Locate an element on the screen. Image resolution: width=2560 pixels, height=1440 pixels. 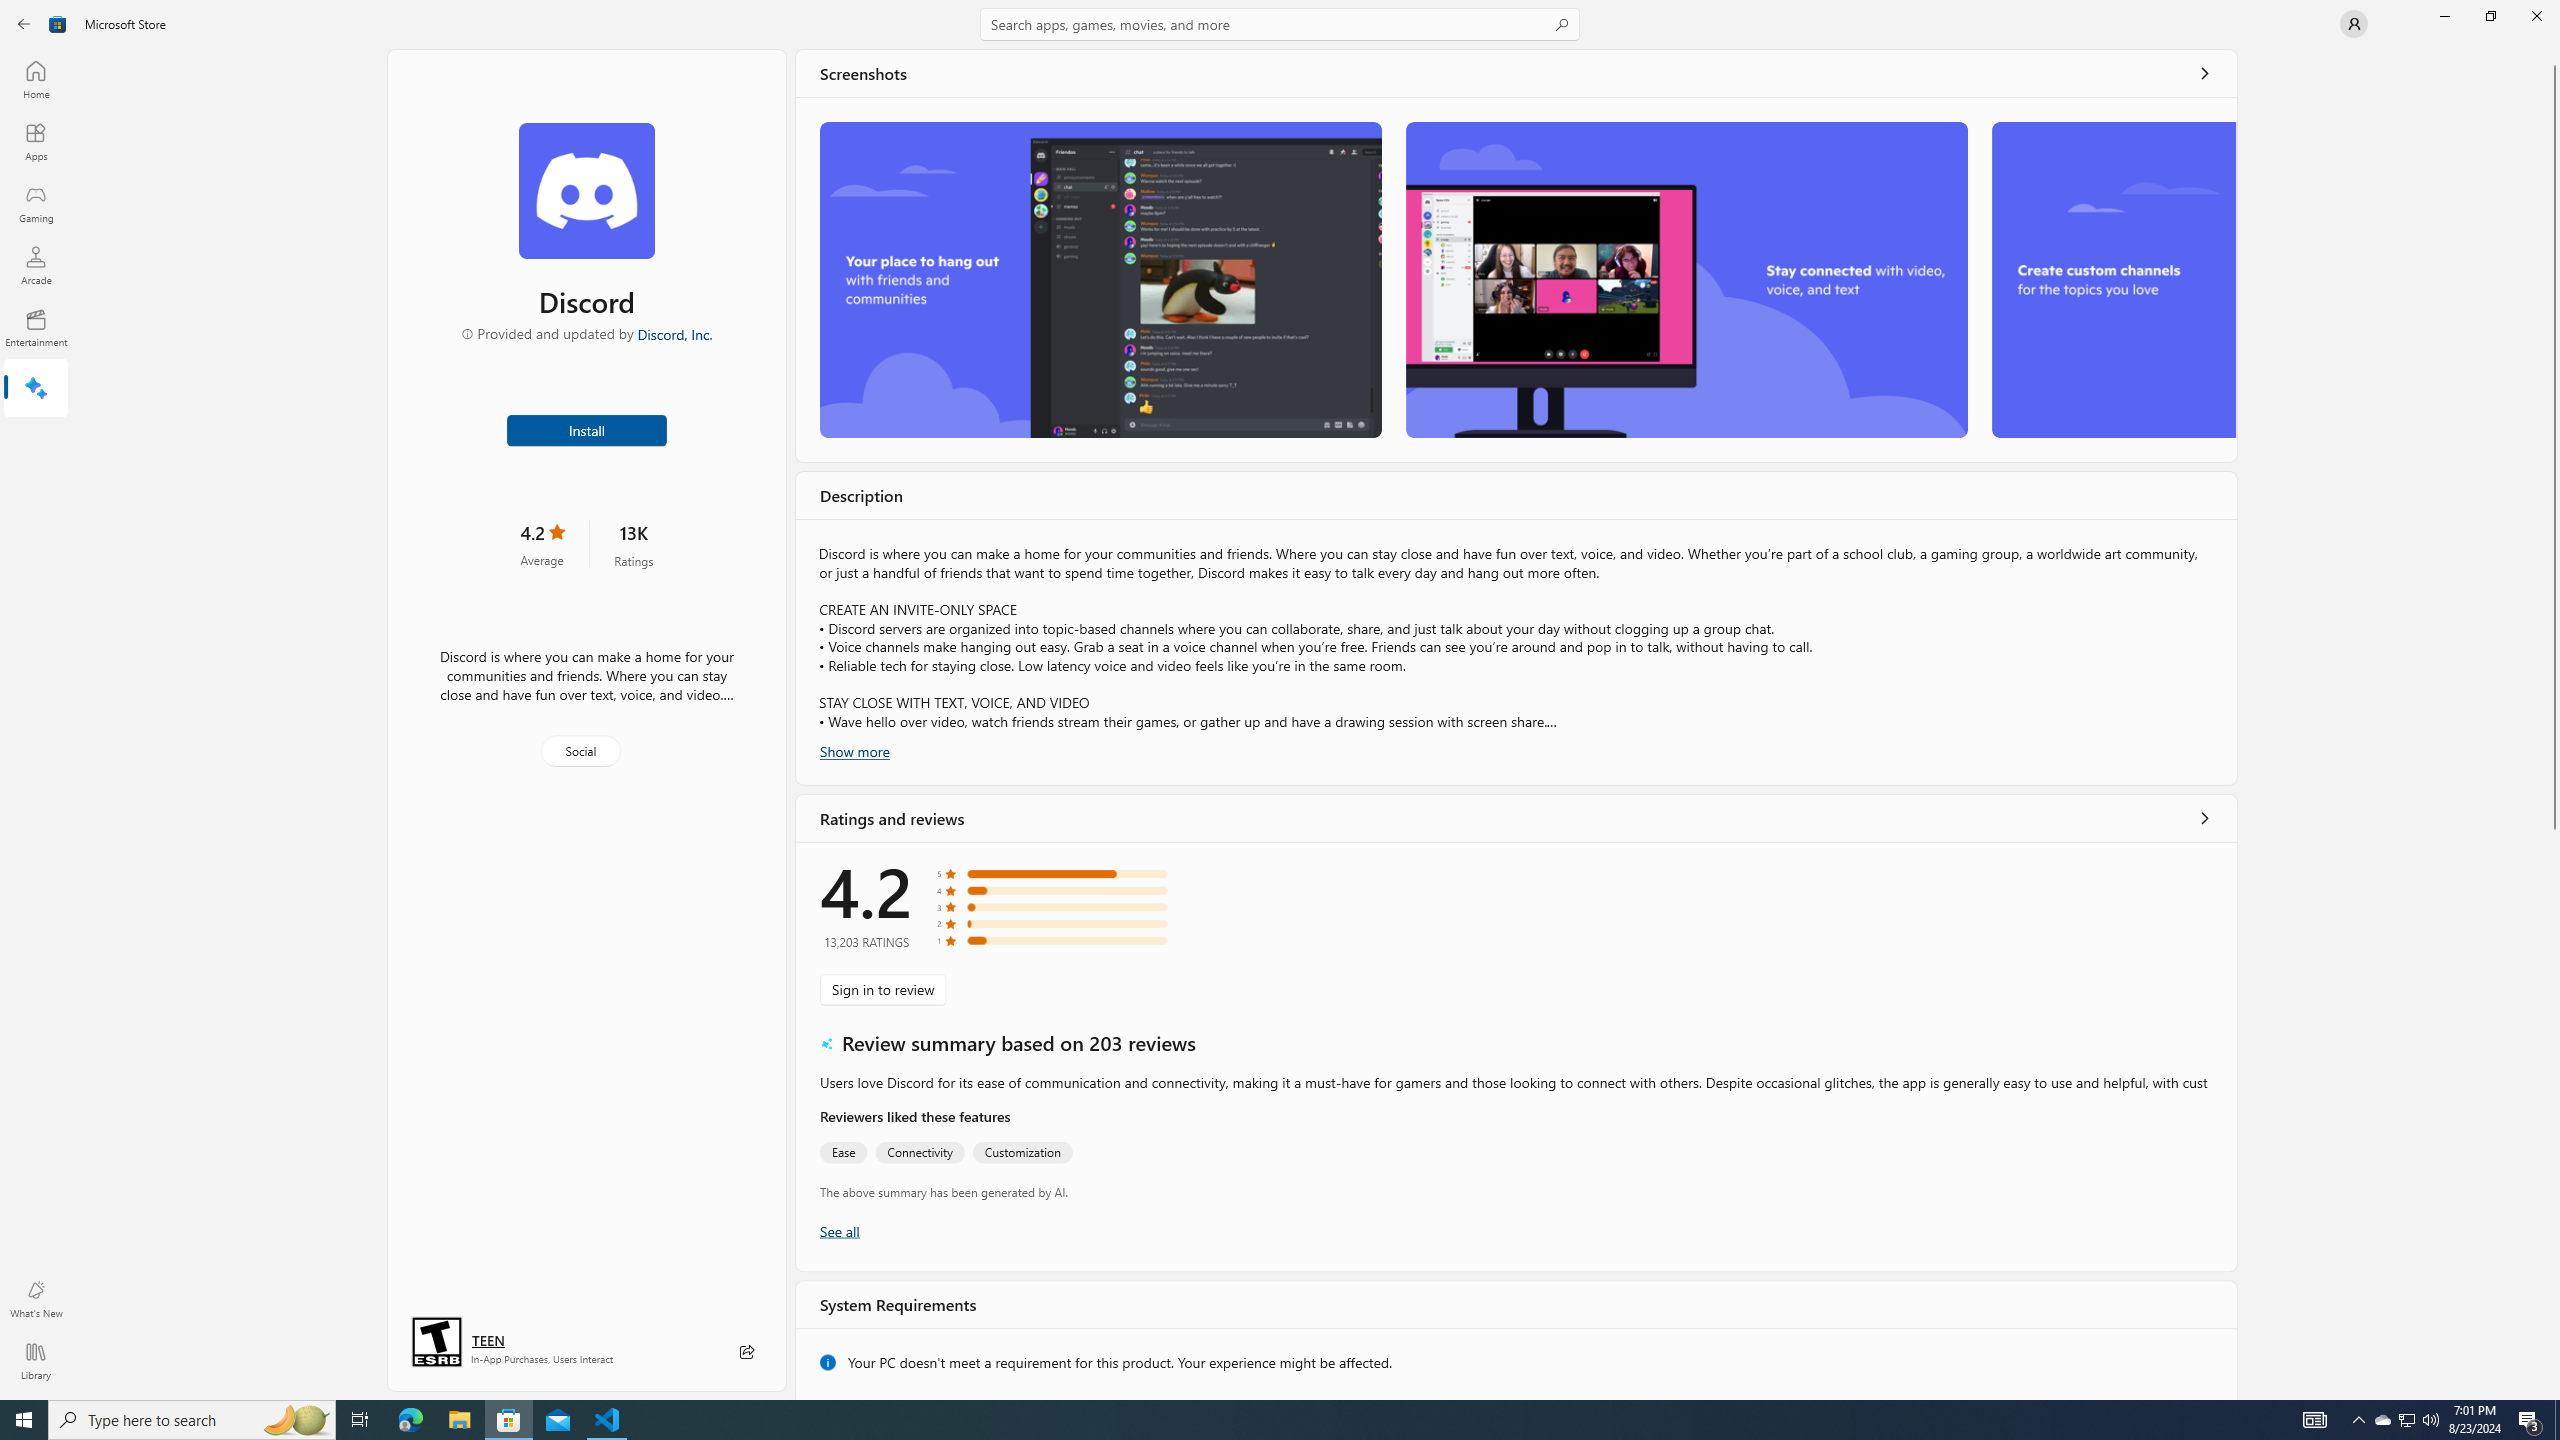
'Search' is located at coordinates (1280, 23).